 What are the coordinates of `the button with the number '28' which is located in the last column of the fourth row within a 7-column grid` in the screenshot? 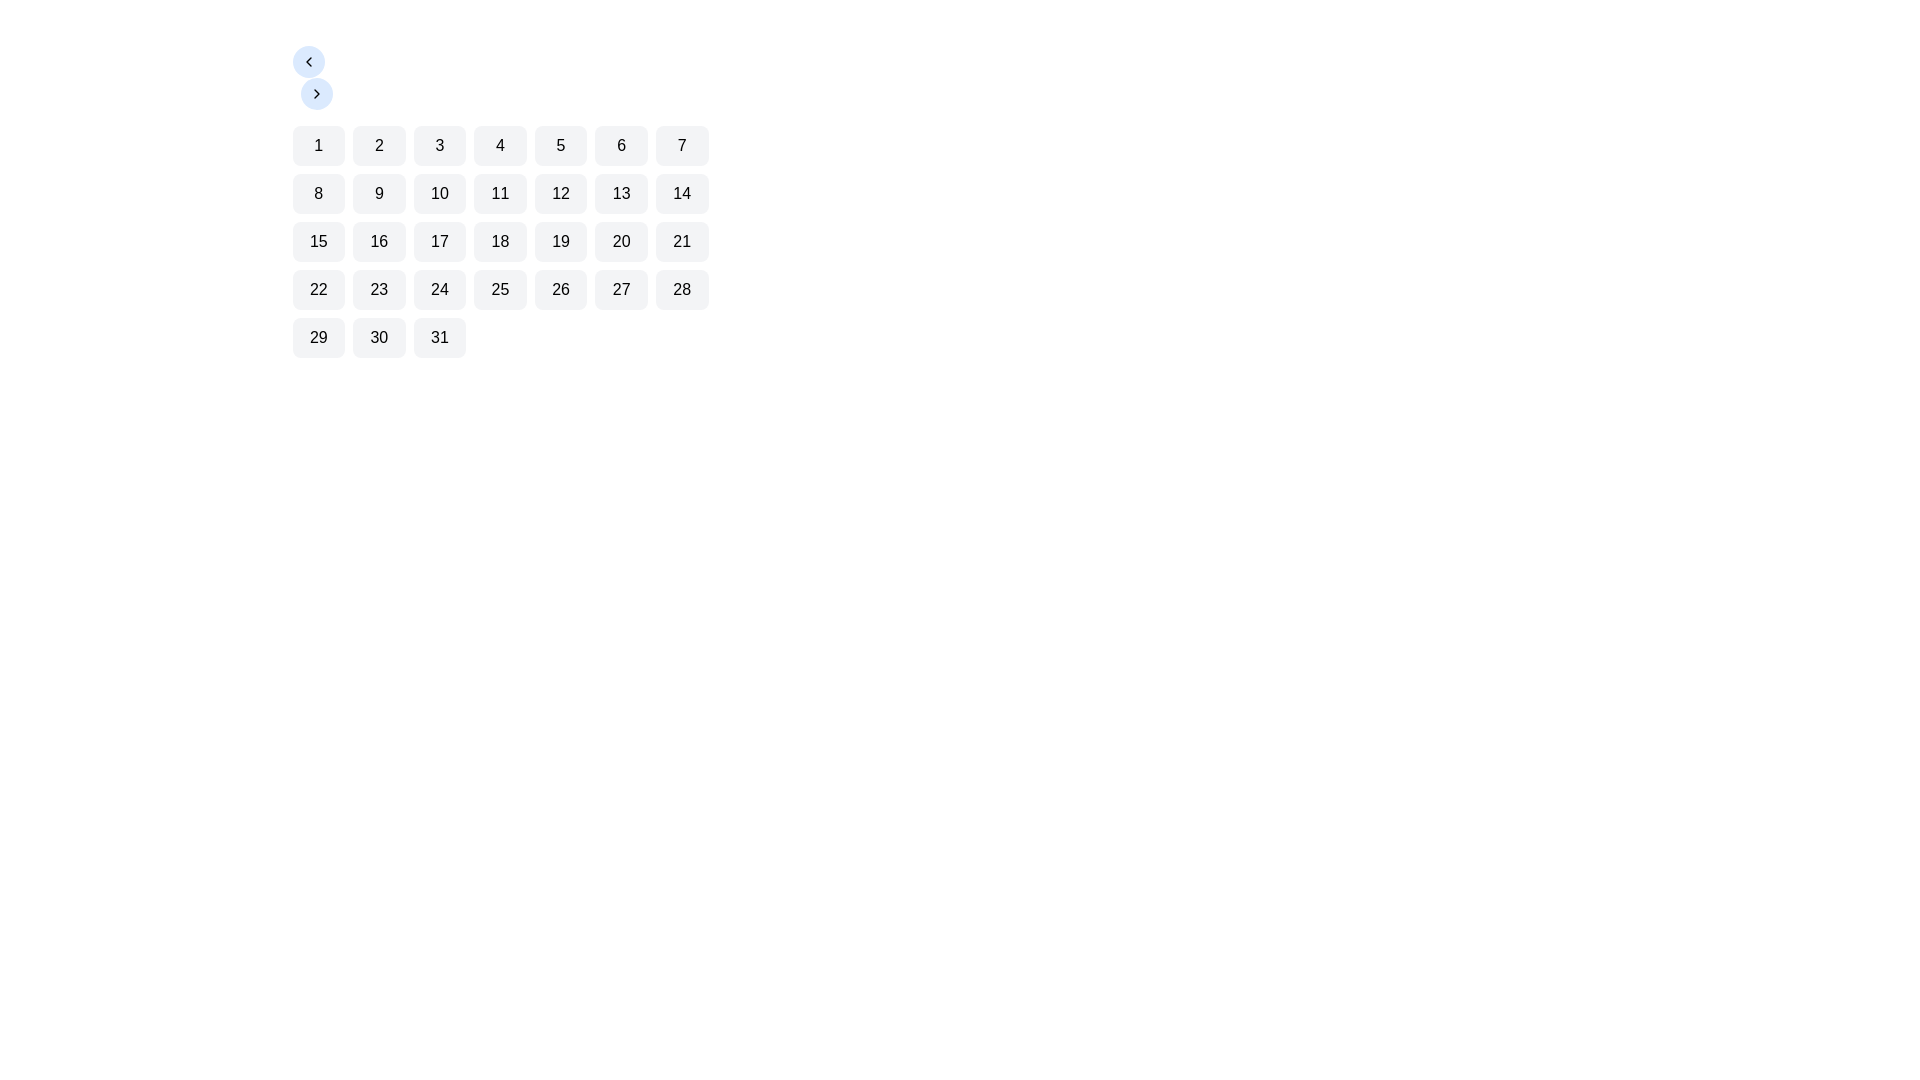 It's located at (682, 289).